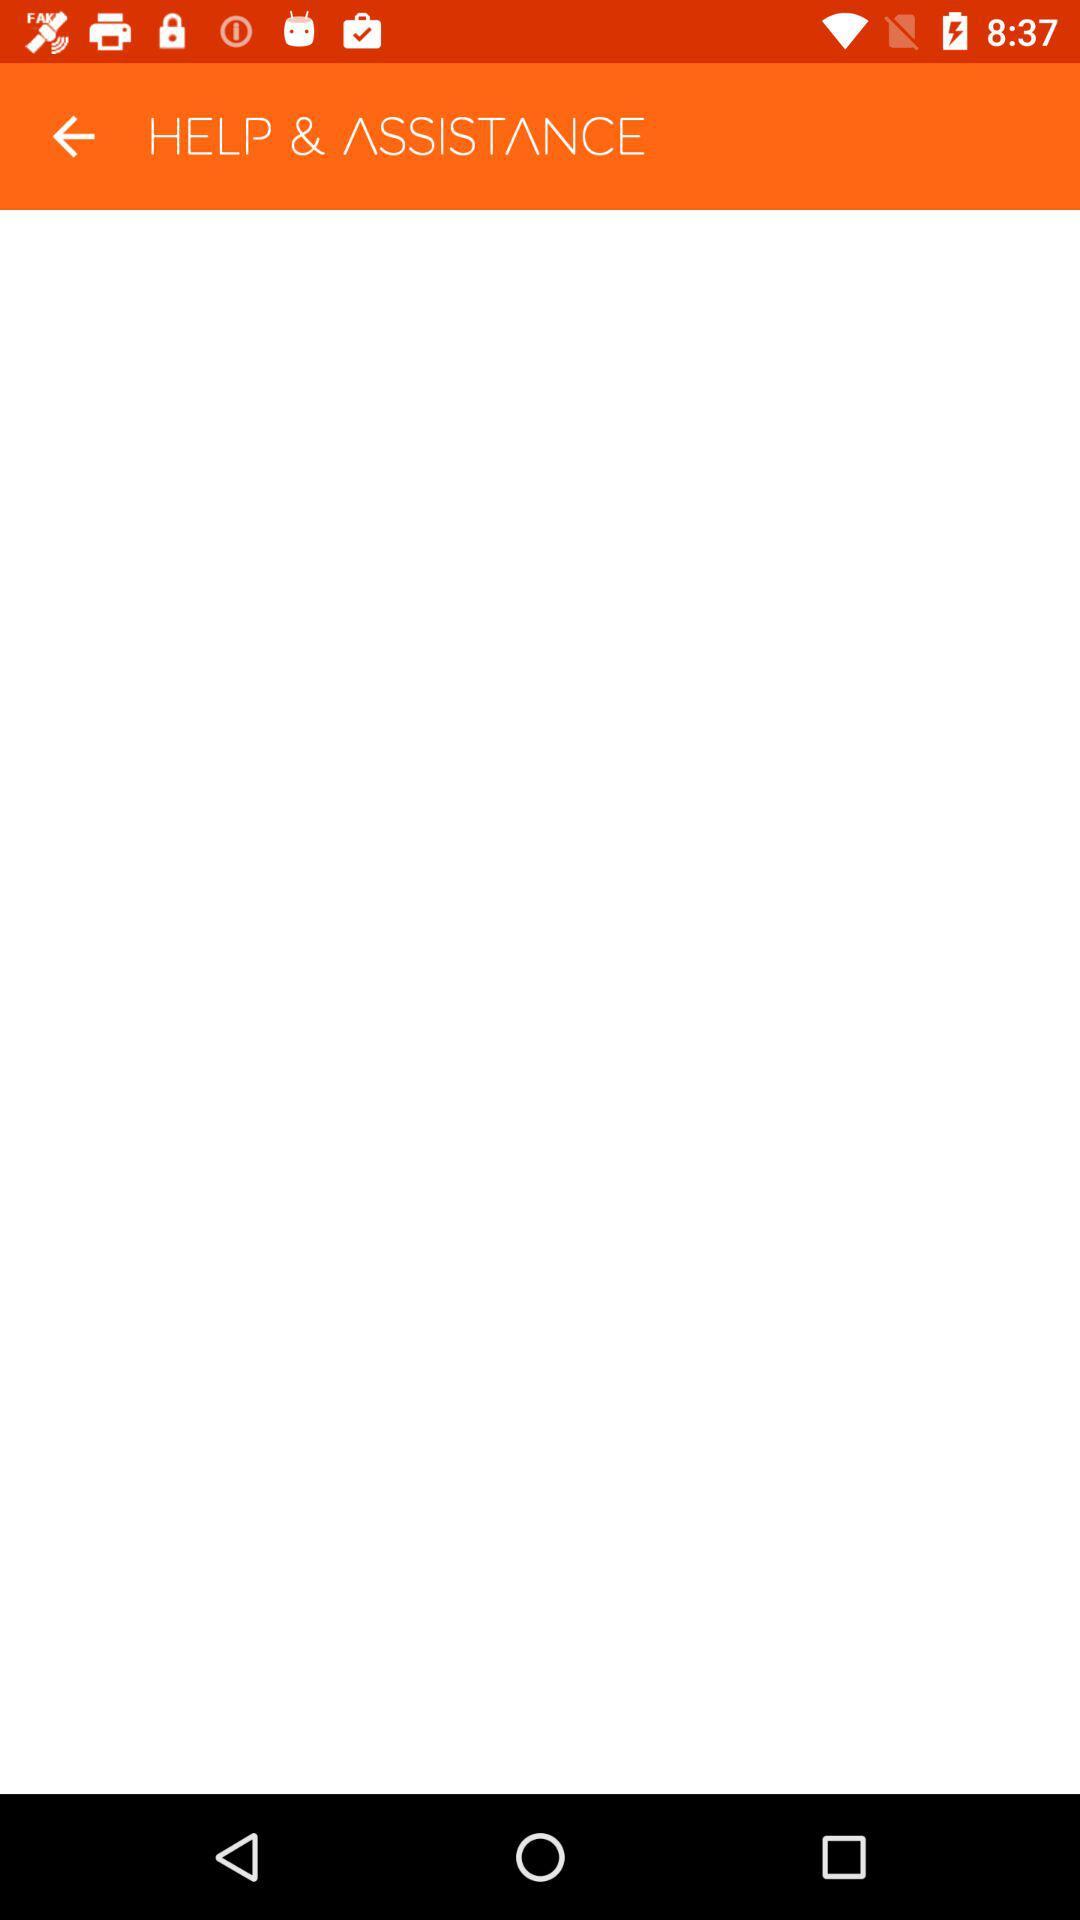 The image size is (1080, 1920). I want to click on item to the left of the help & assistance, so click(72, 135).